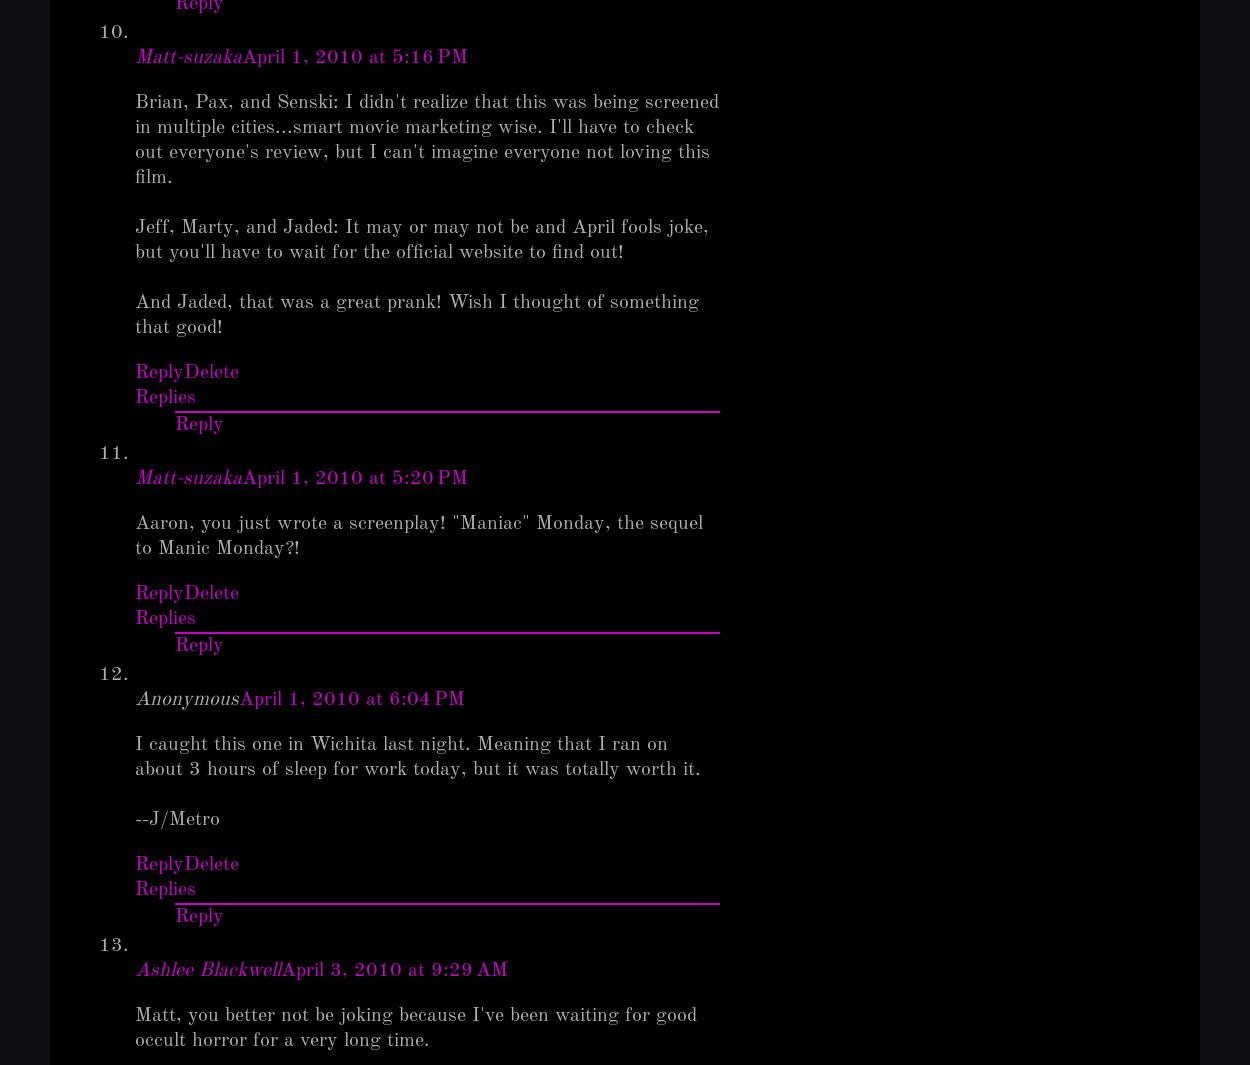 Image resolution: width=1250 pixels, height=1065 pixels. I want to click on 'April 1, 2010 at 6:04 PM', so click(238, 700).